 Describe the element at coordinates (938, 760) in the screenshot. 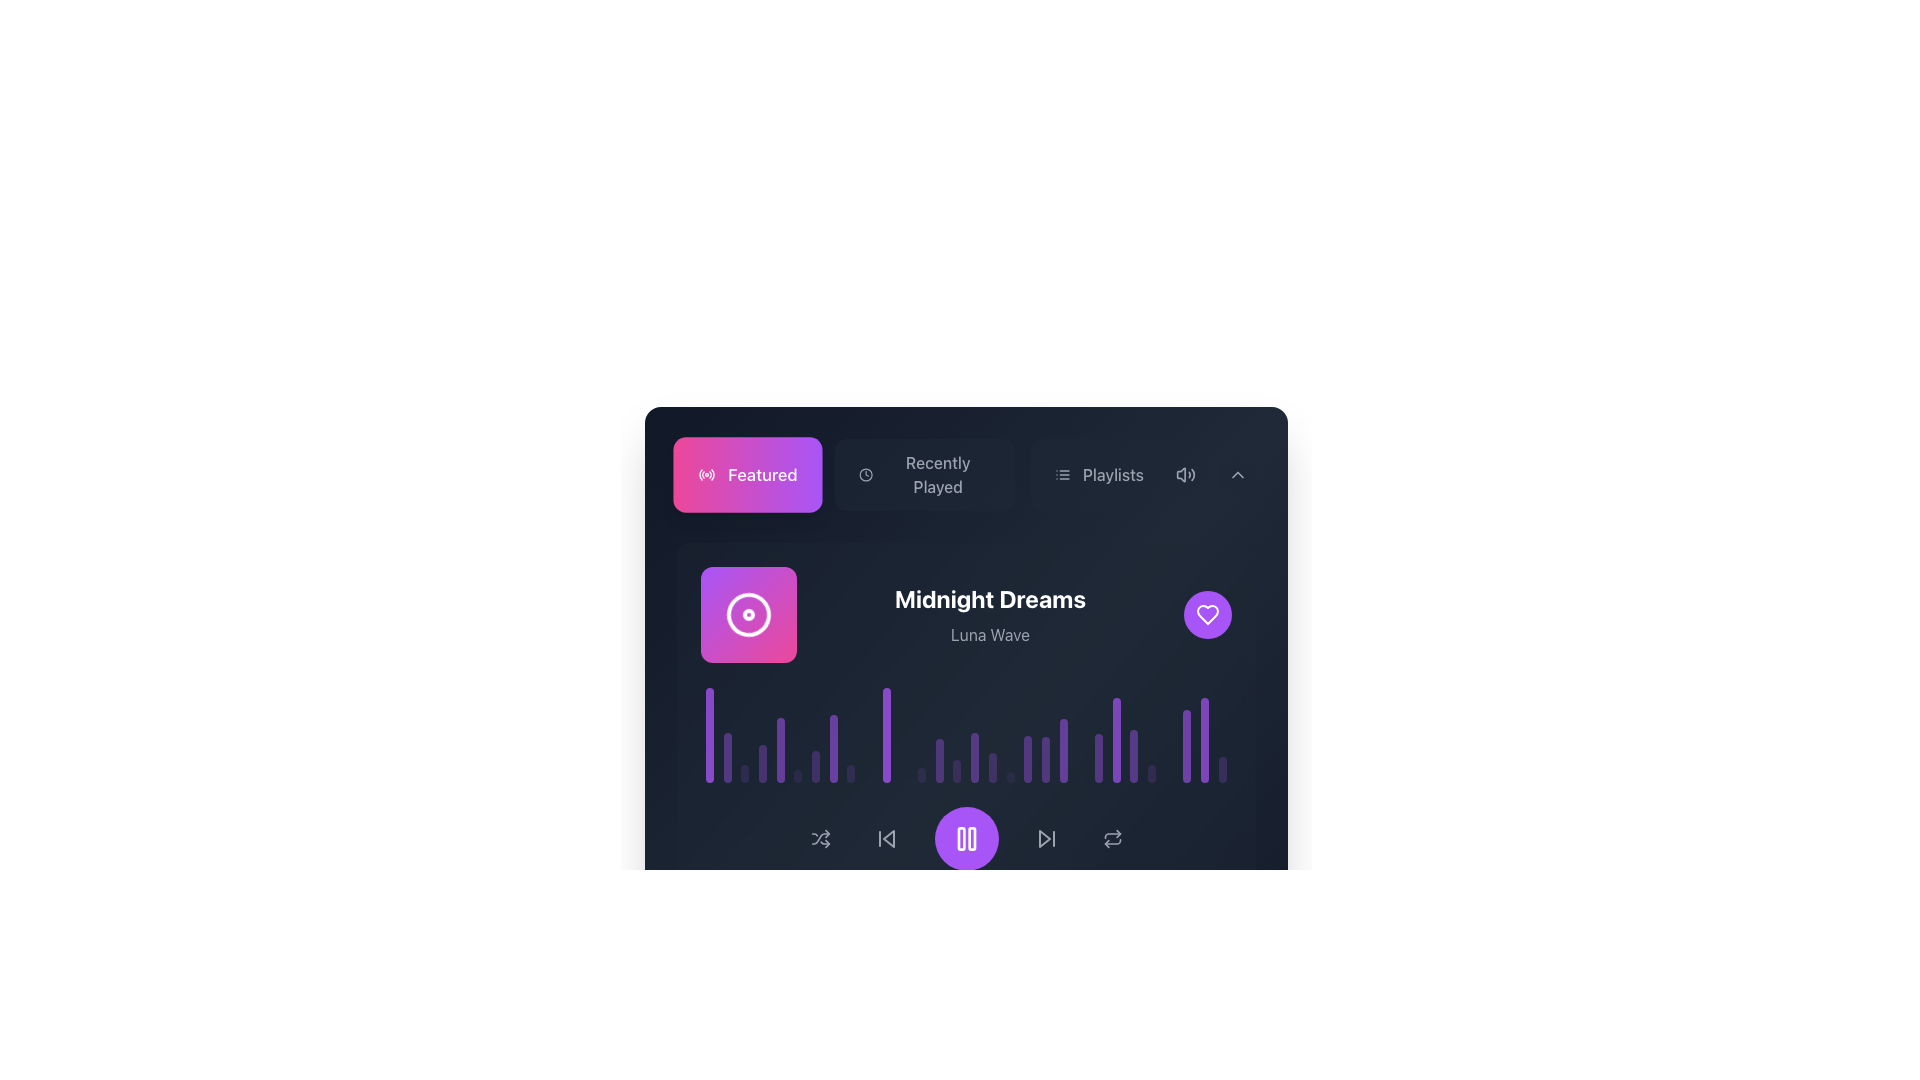

I see `the violet graphical bar component with rounded edges, located centrally at the bottom of the playback interface, positioned to the right among similar vertical bars` at that location.